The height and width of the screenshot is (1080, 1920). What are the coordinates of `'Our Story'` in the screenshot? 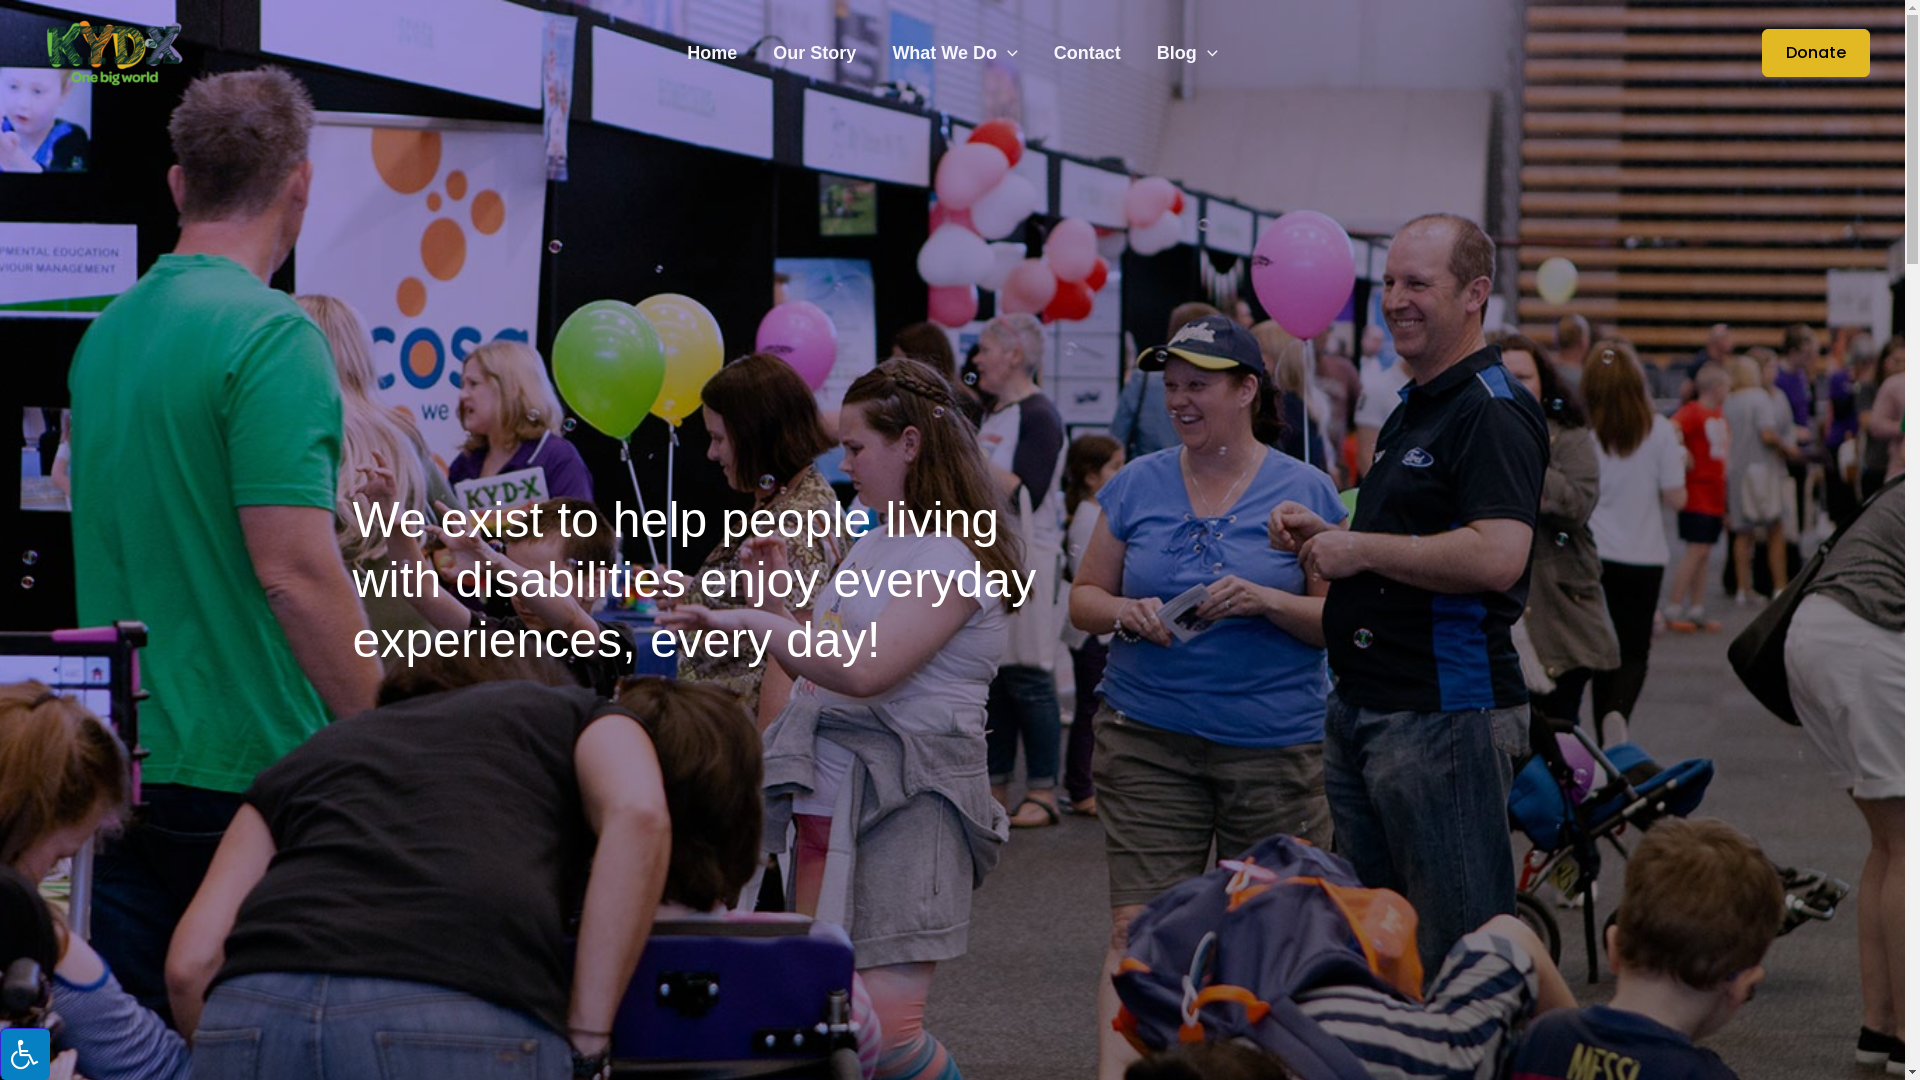 It's located at (814, 52).